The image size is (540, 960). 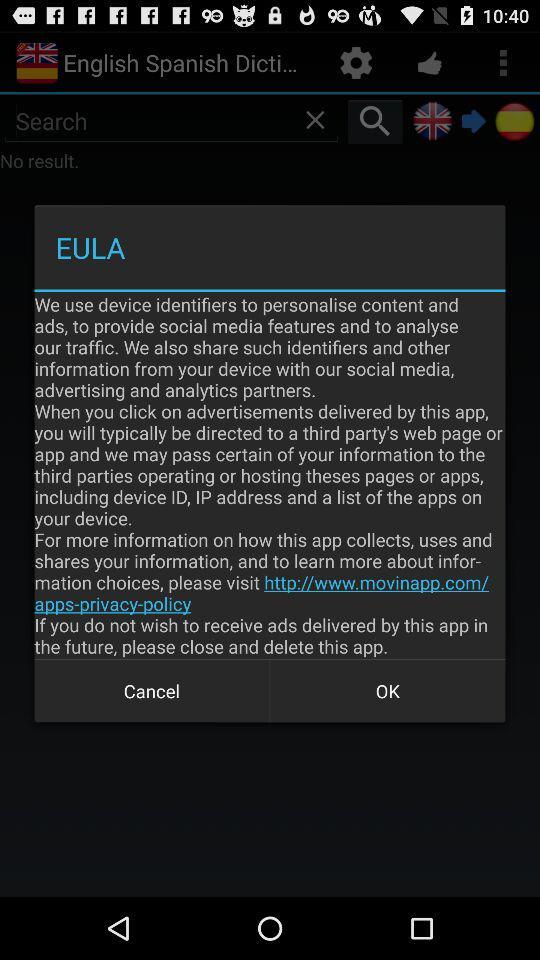 I want to click on item at the bottom right corner, so click(x=387, y=691).